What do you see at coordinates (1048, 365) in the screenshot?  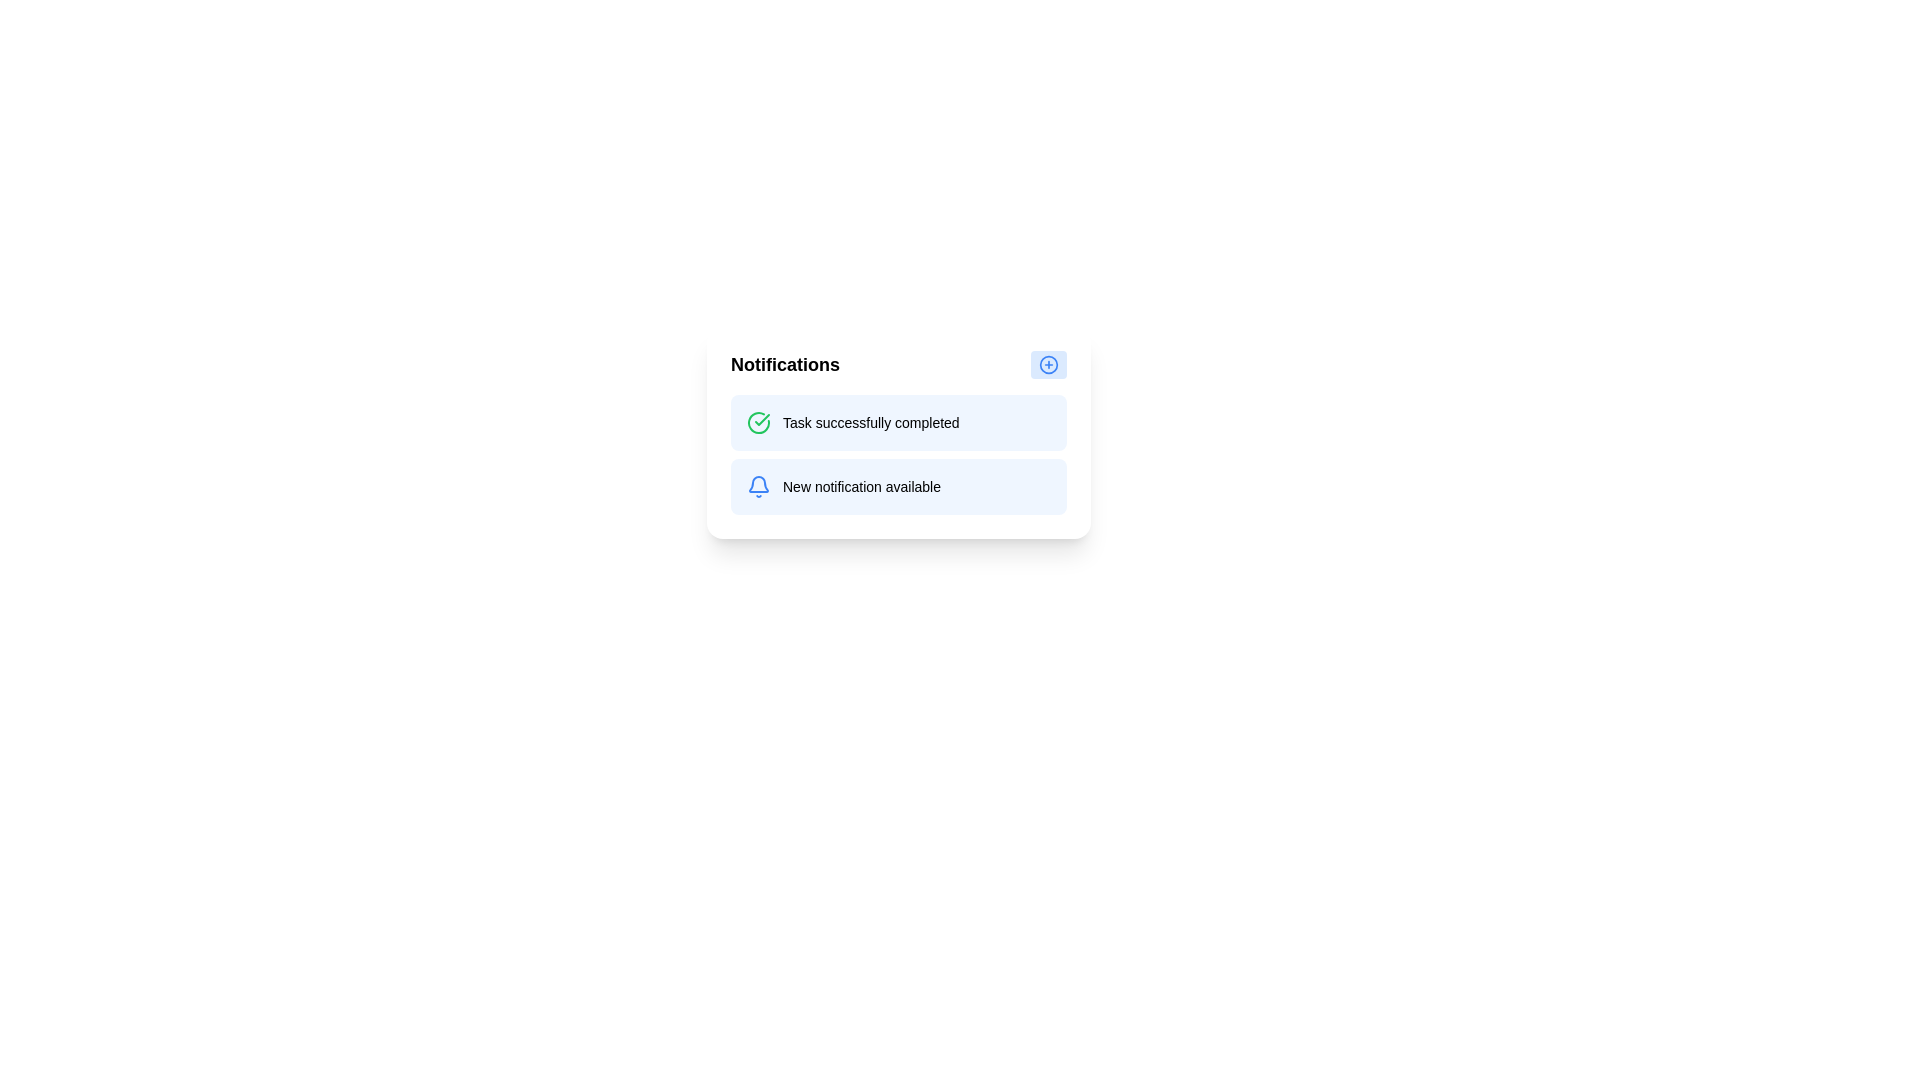 I see `the circular '+' button with a light blue background and blue border located at the top-right corner of the Notifications box` at bounding box center [1048, 365].